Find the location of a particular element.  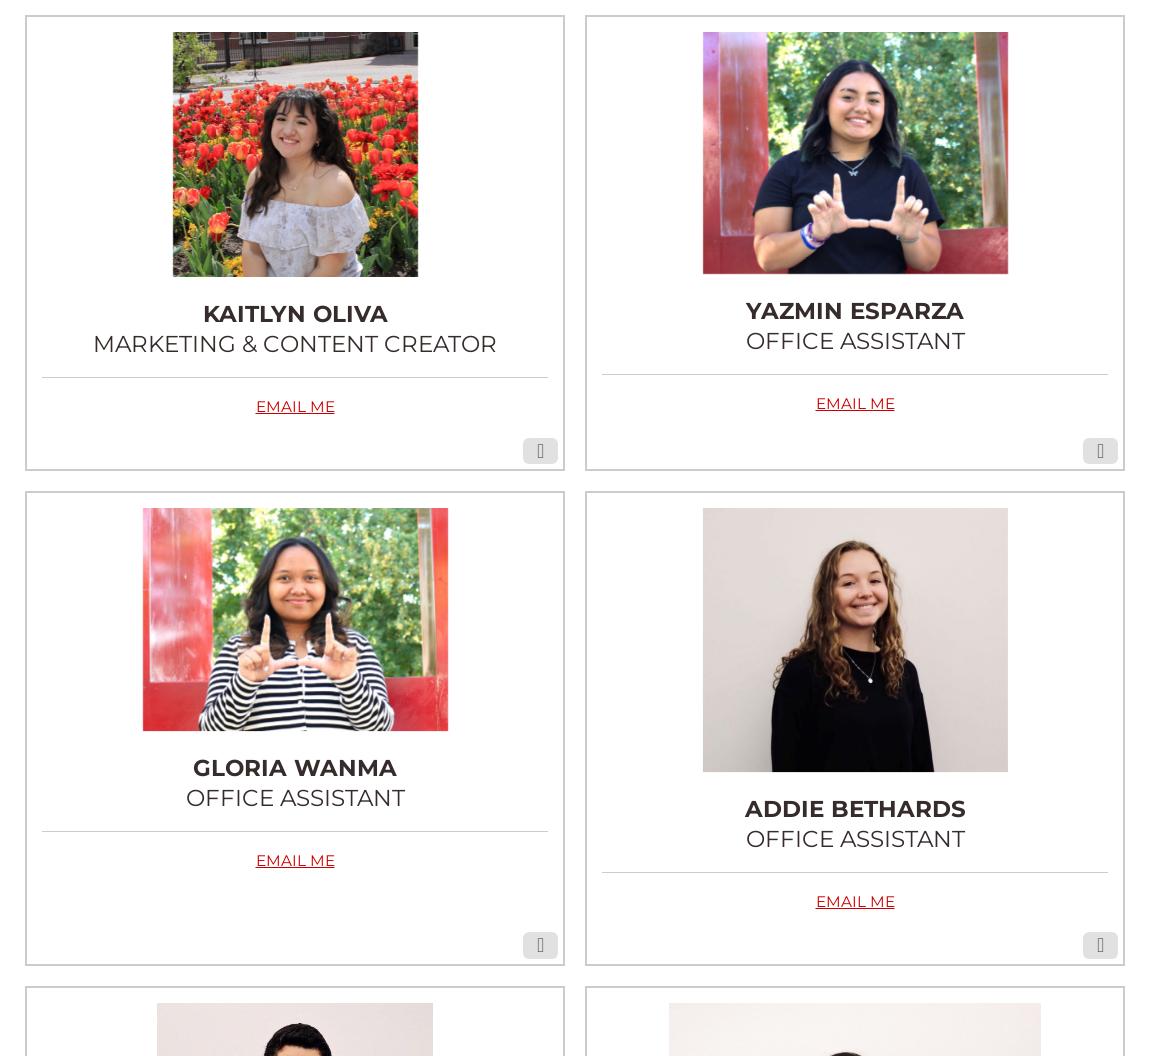

'ABOUT ADDIE' is located at coordinates (853, 518).